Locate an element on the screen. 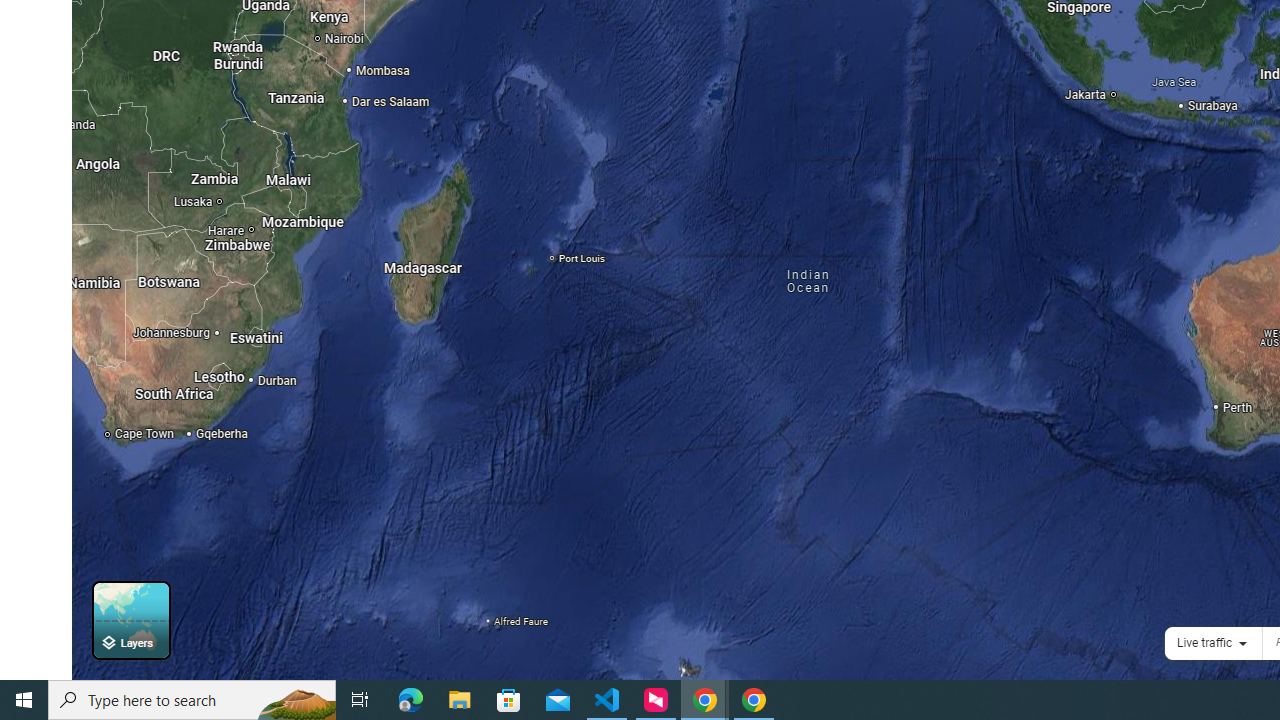 This screenshot has height=720, width=1280. 'Layers' is located at coordinates (130, 619).